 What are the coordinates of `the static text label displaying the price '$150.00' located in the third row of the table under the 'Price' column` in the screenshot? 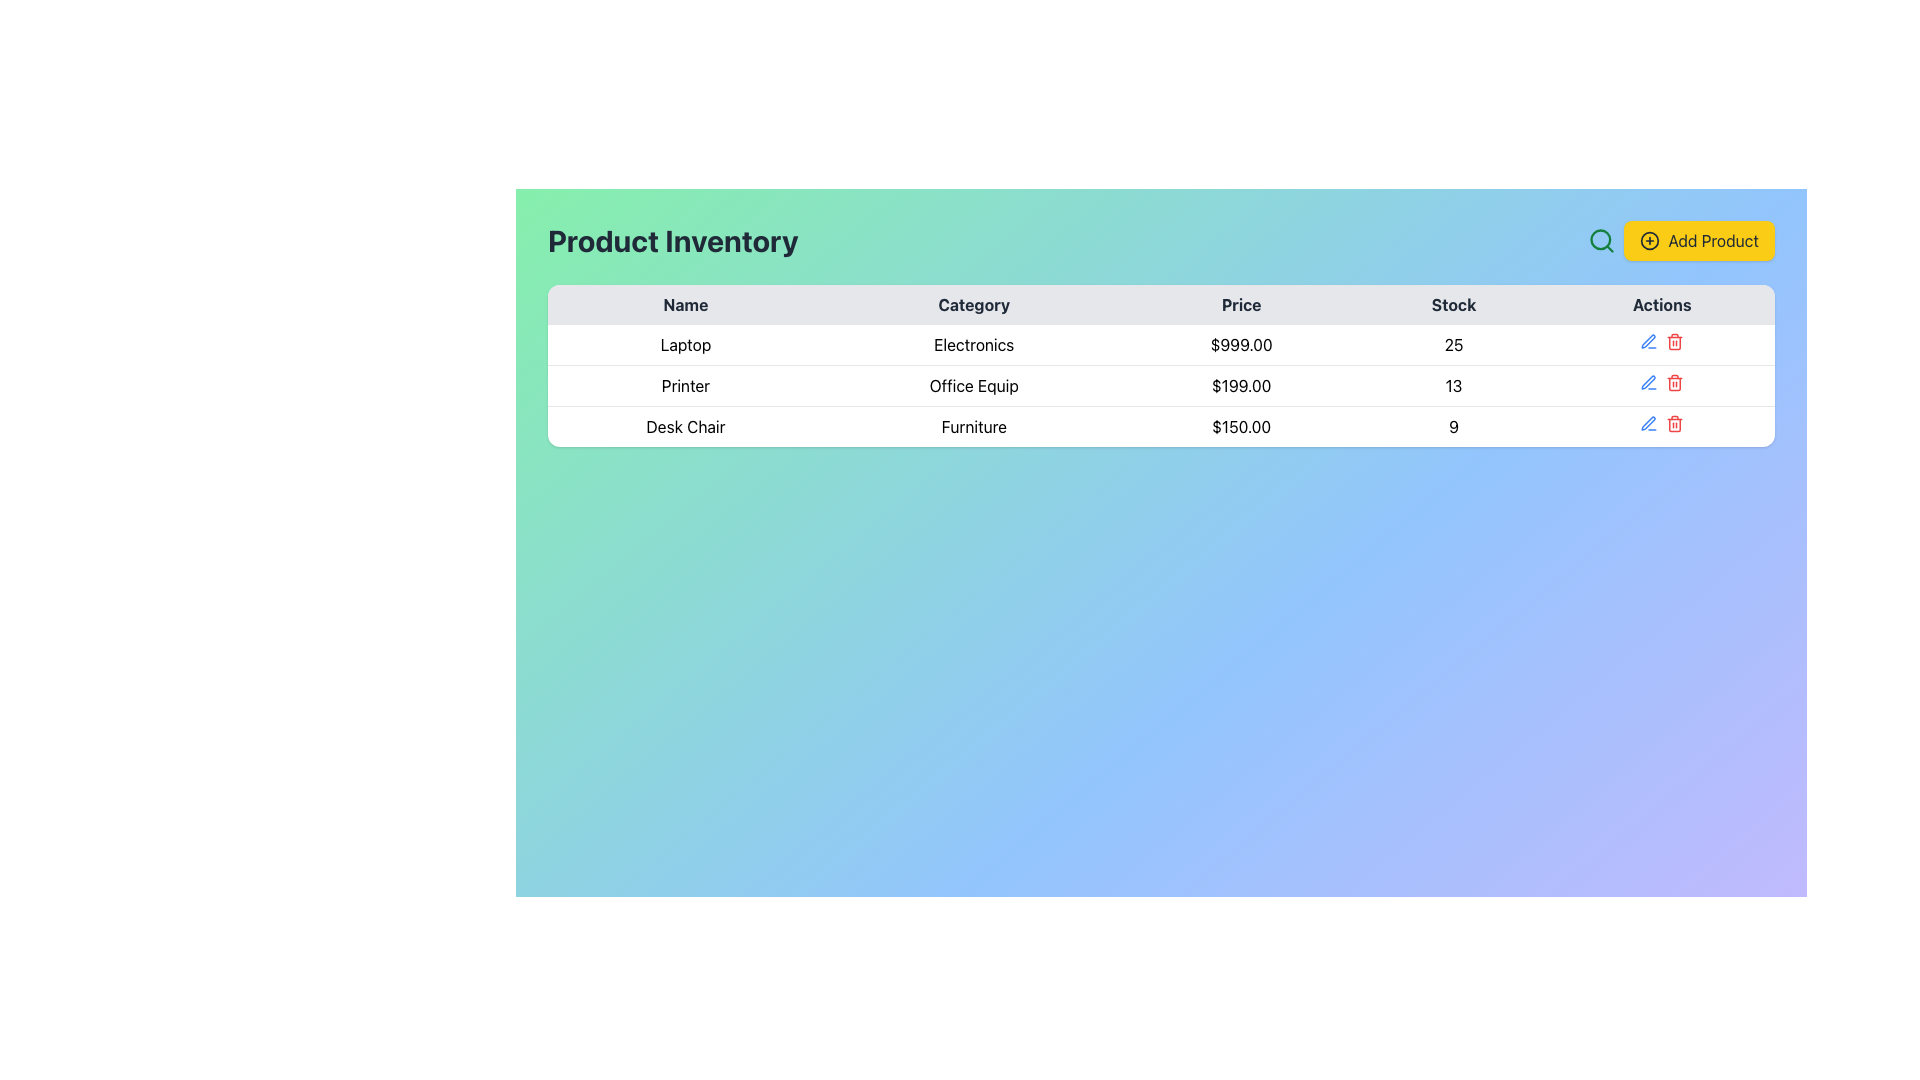 It's located at (1240, 425).